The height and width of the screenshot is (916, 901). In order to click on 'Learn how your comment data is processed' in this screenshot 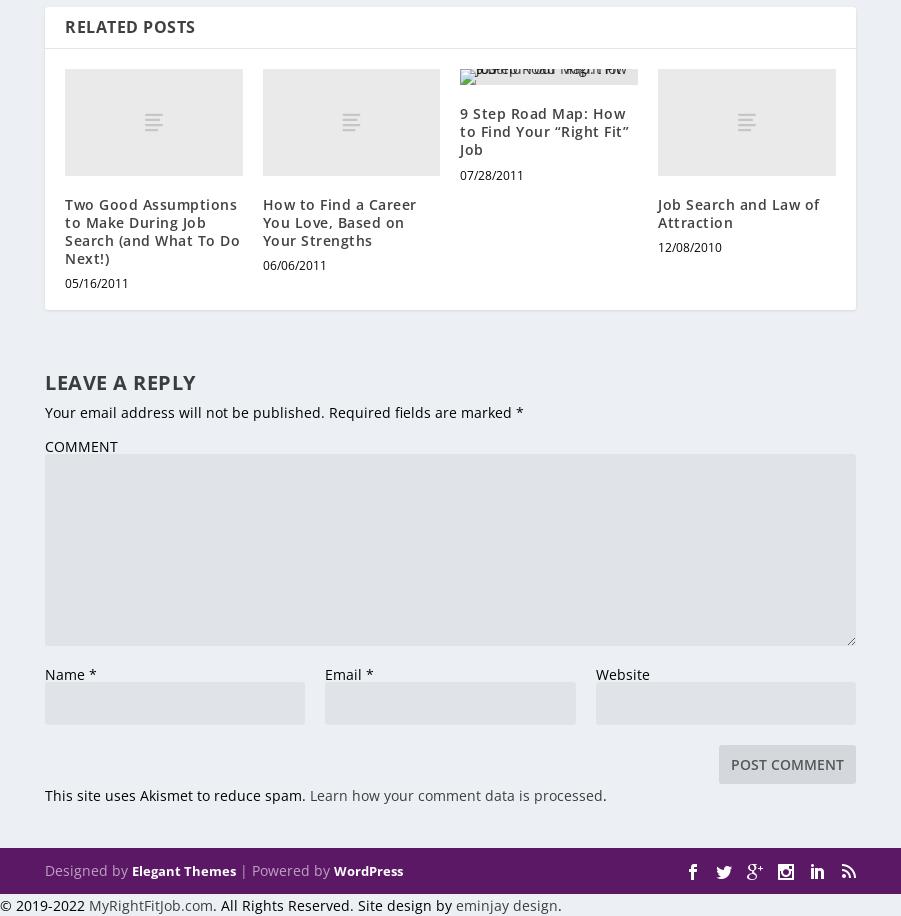, I will do `click(456, 794)`.